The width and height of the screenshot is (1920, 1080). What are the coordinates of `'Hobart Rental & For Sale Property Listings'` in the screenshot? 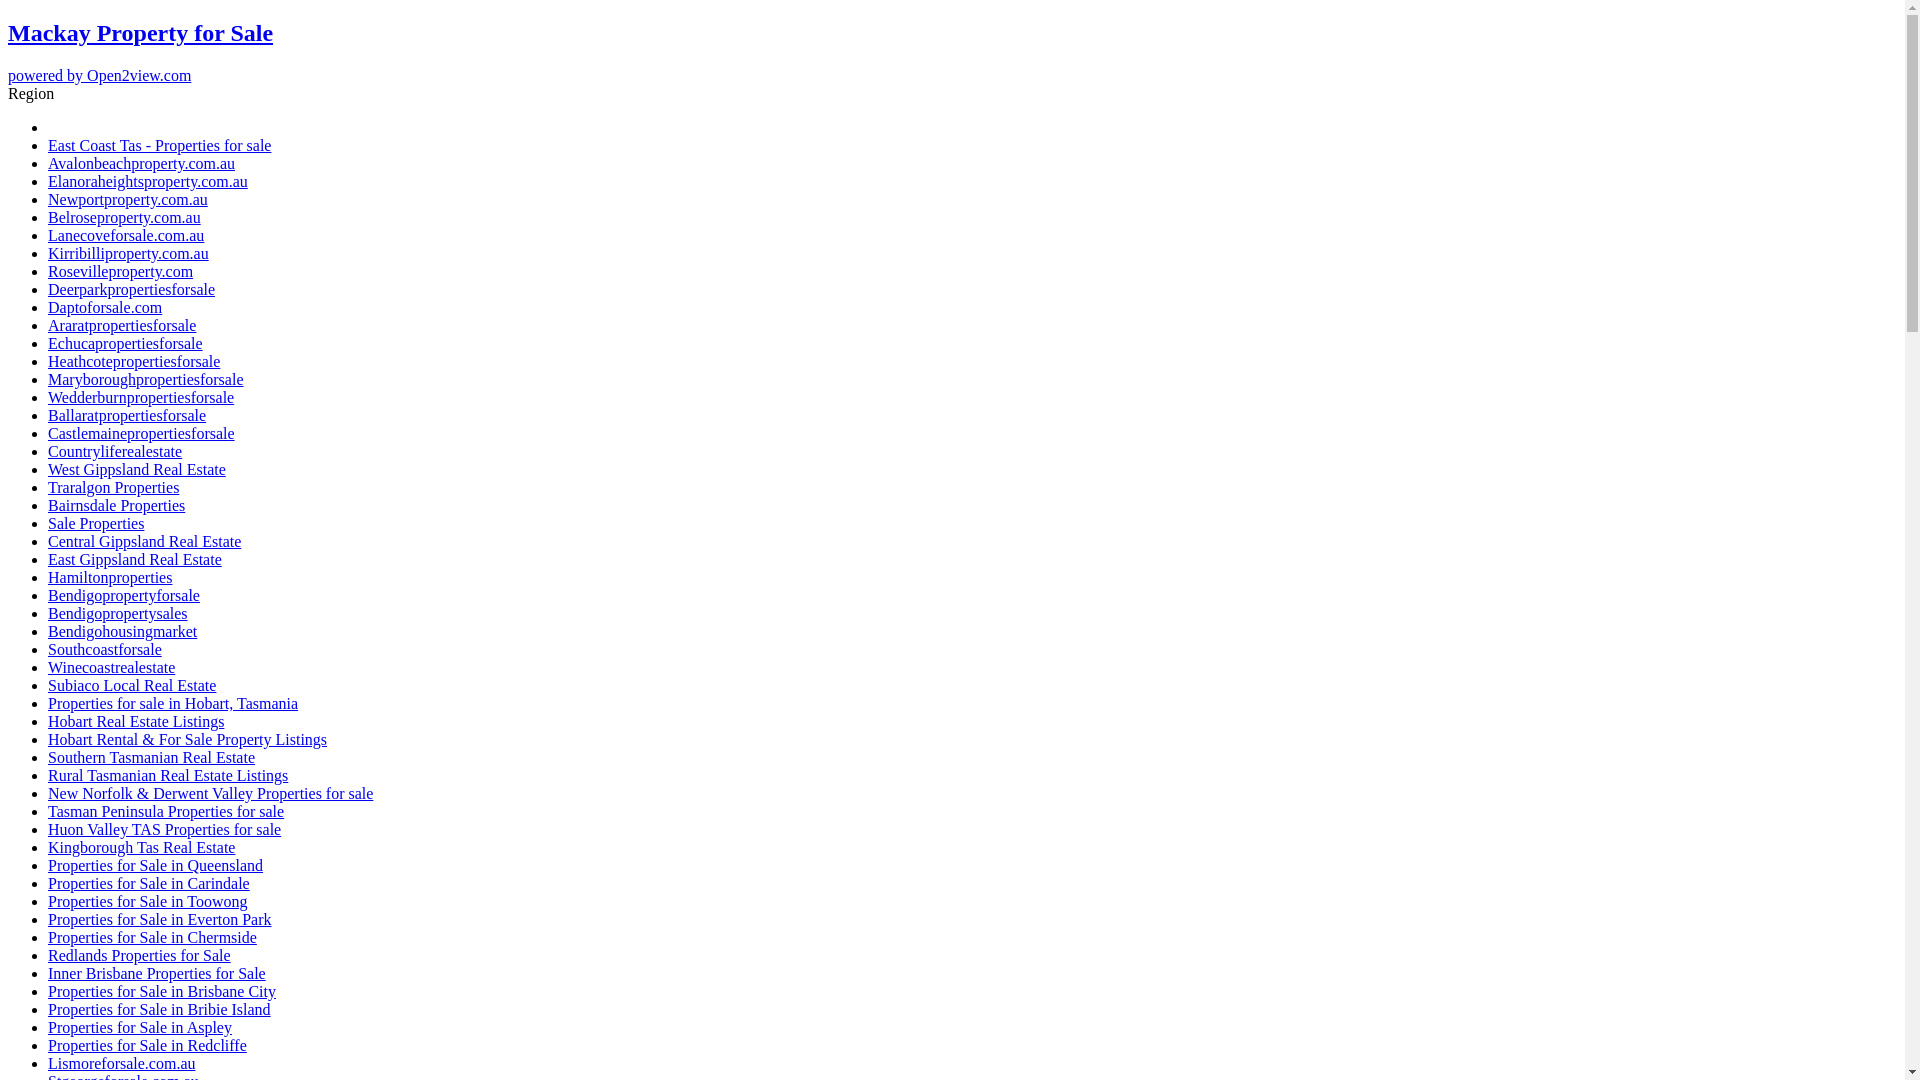 It's located at (187, 739).